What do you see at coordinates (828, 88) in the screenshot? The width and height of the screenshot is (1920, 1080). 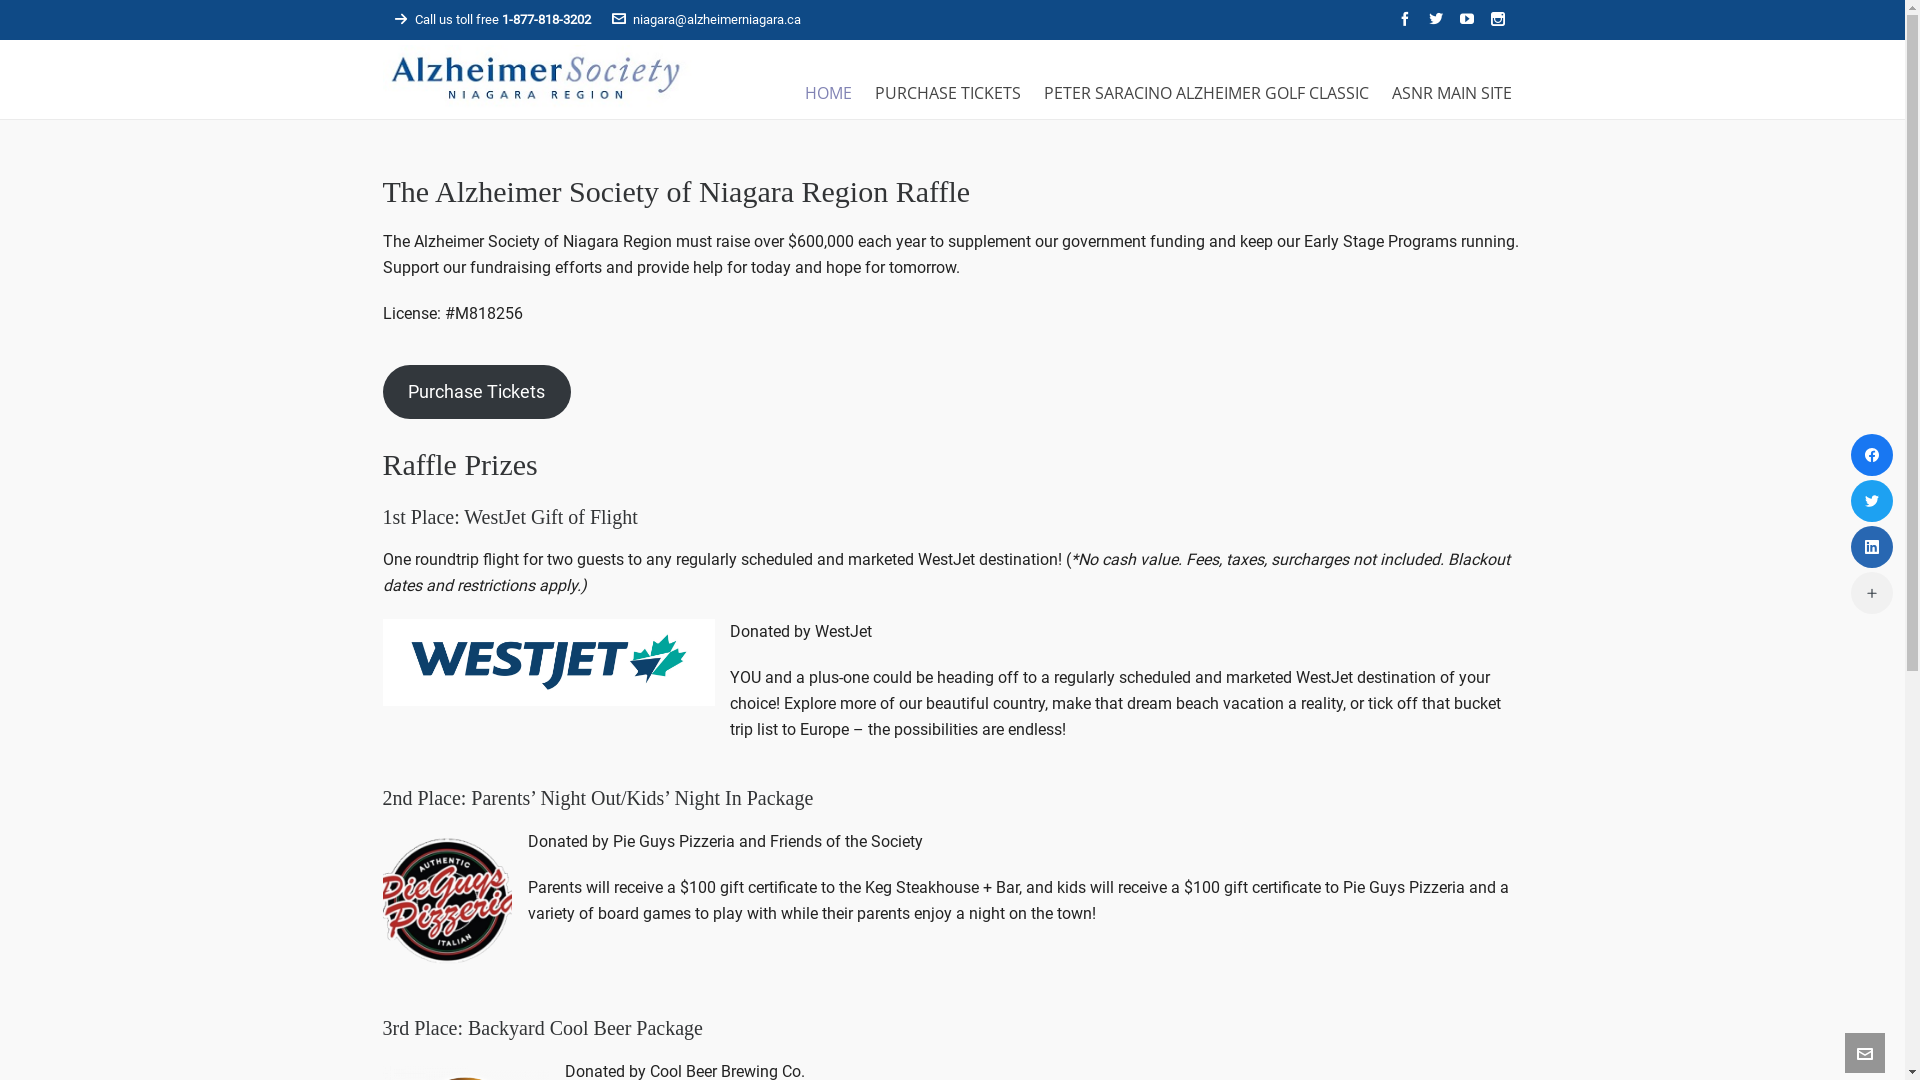 I see `'HOME'` at bounding box center [828, 88].